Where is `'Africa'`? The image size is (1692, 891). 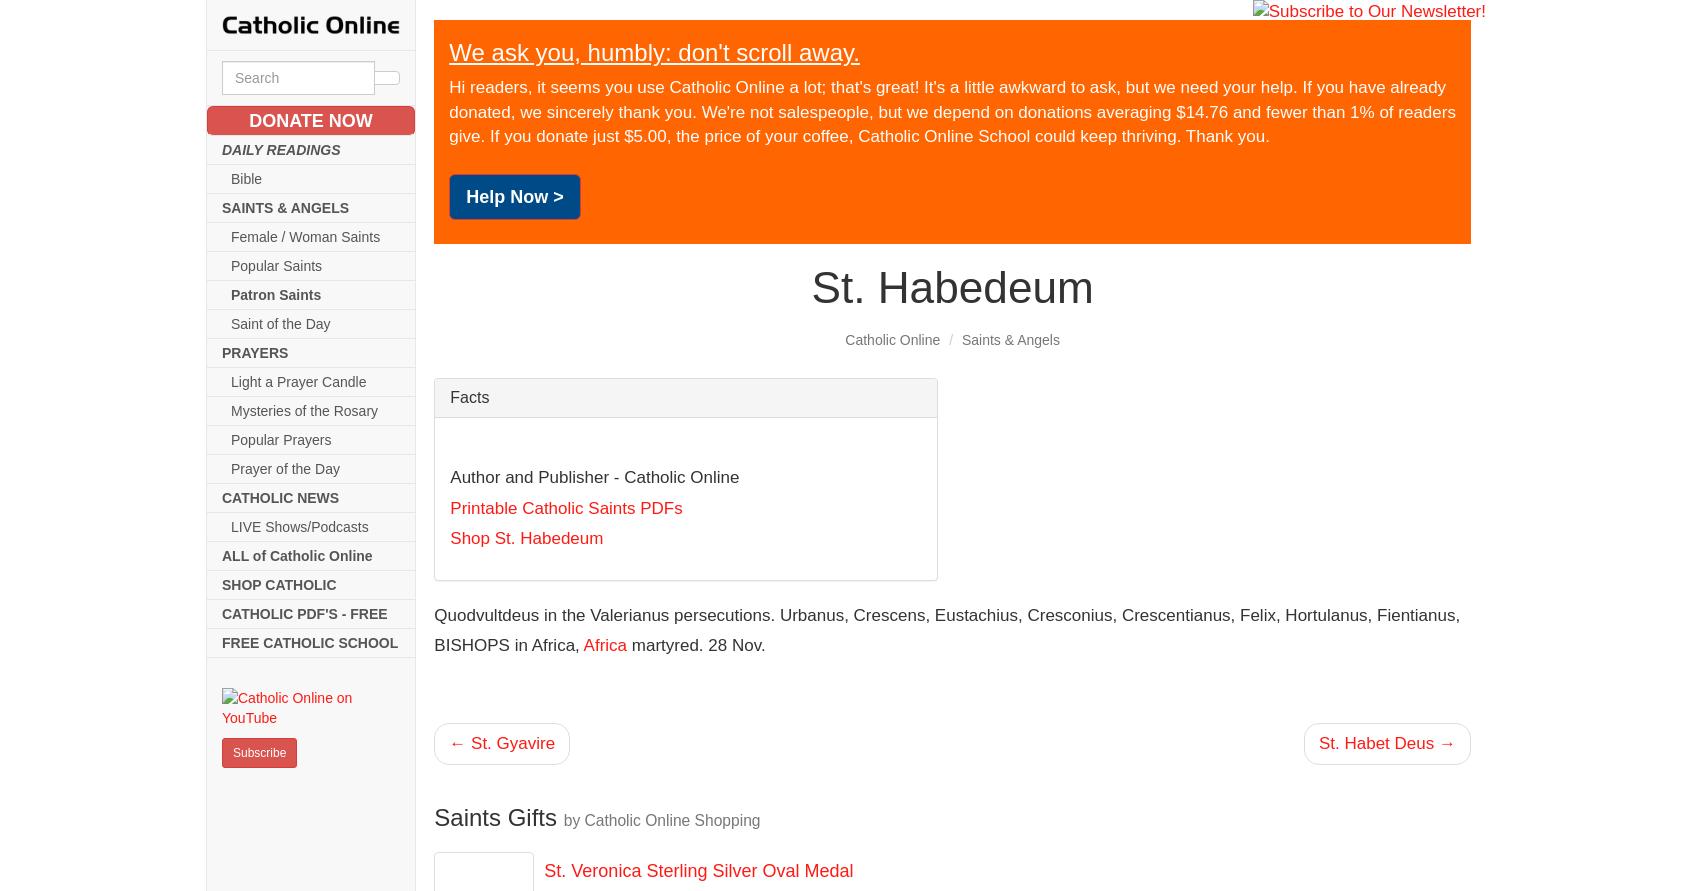 'Africa' is located at coordinates (604, 644).